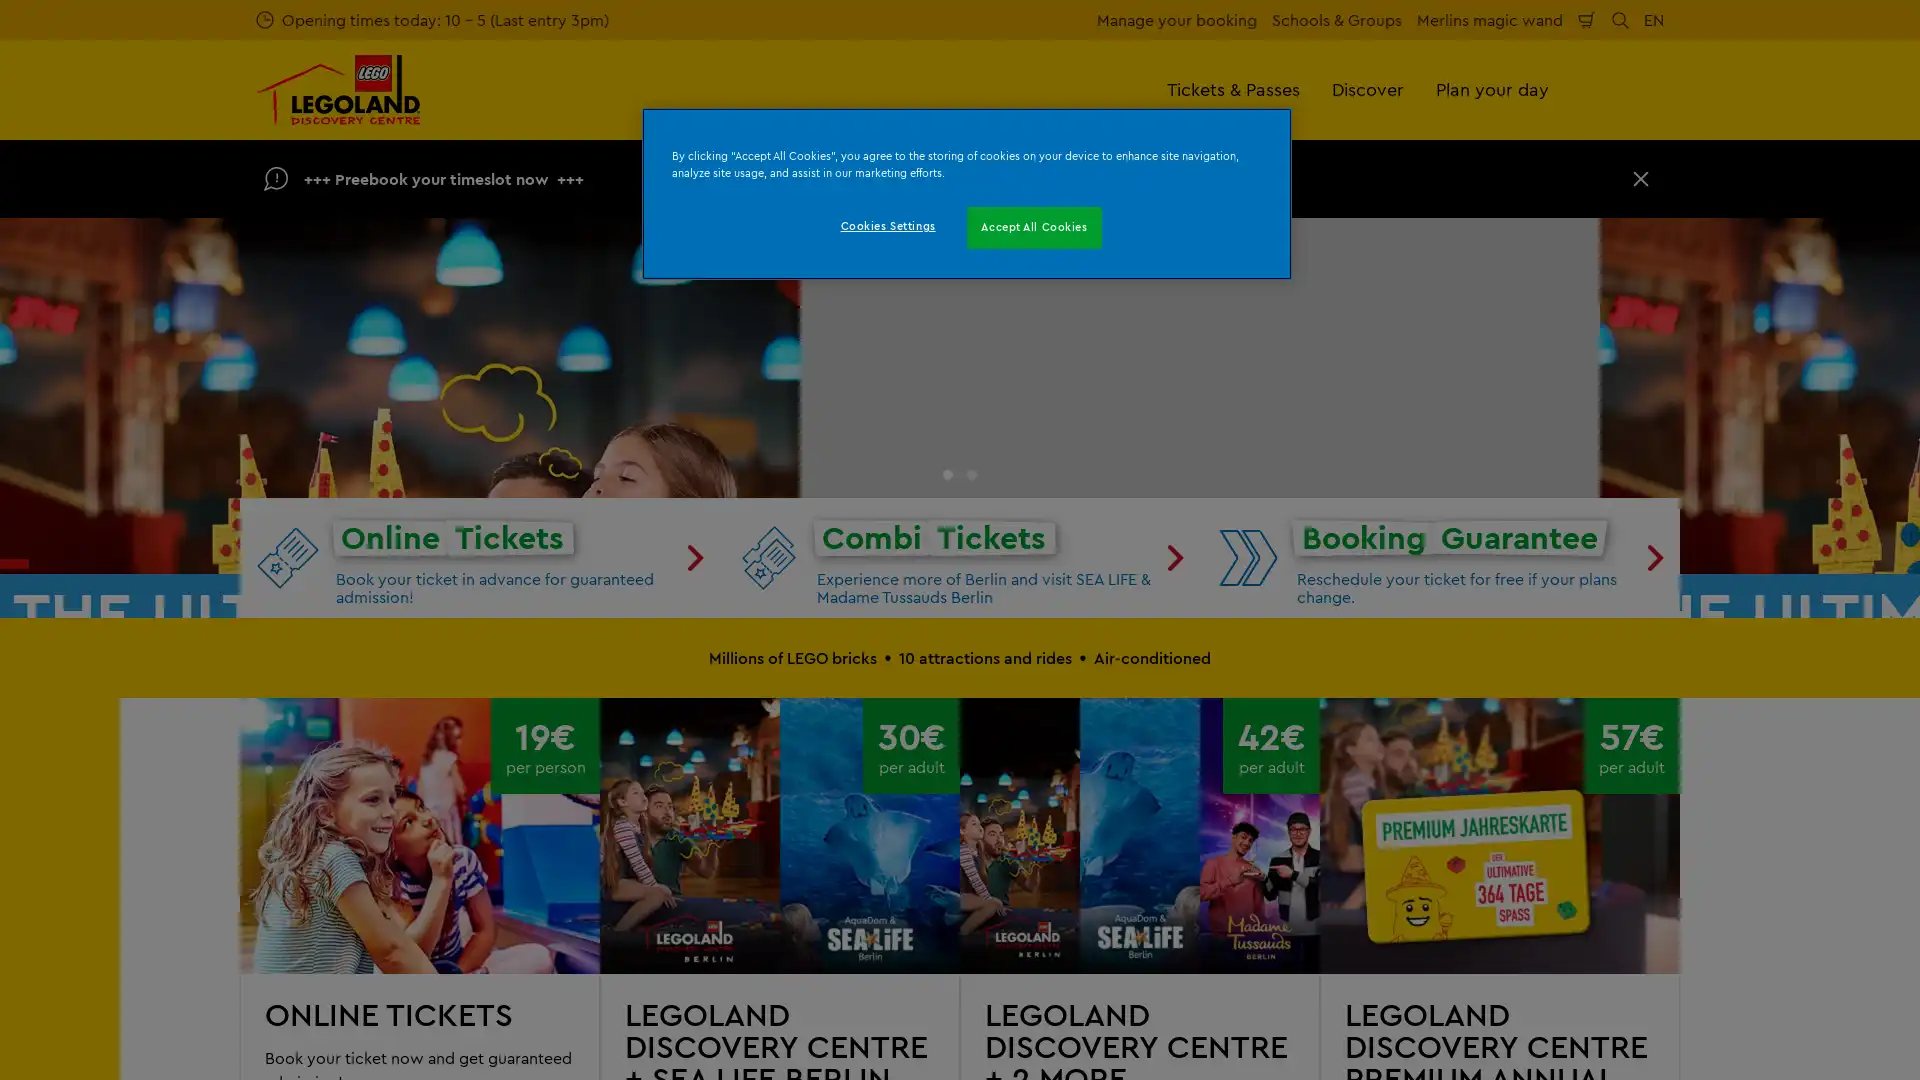 Image resolution: width=1920 pixels, height=1080 pixels. What do you see at coordinates (1641, 177) in the screenshot?
I see `Close` at bounding box center [1641, 177].